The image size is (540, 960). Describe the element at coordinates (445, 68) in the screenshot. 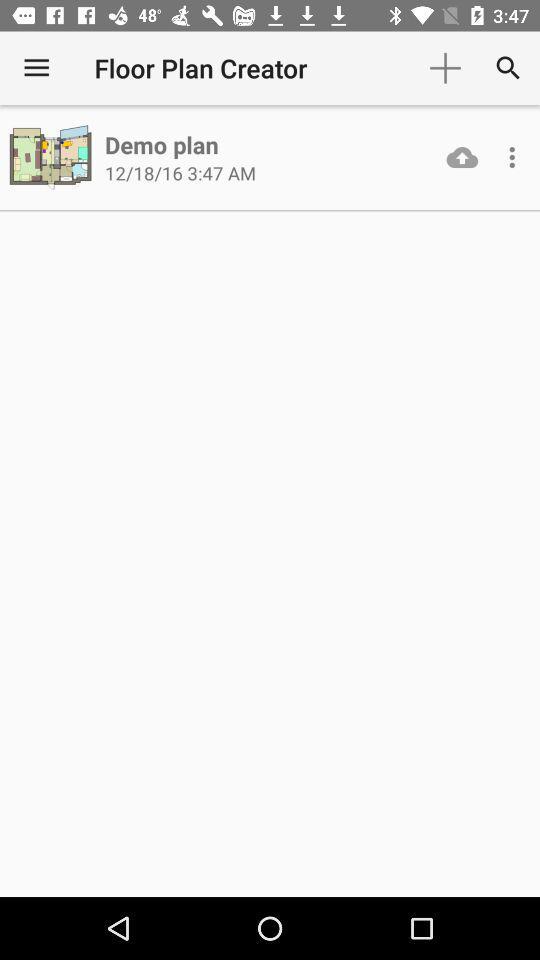

I see `the item to the right of floor plan creator` at that location.